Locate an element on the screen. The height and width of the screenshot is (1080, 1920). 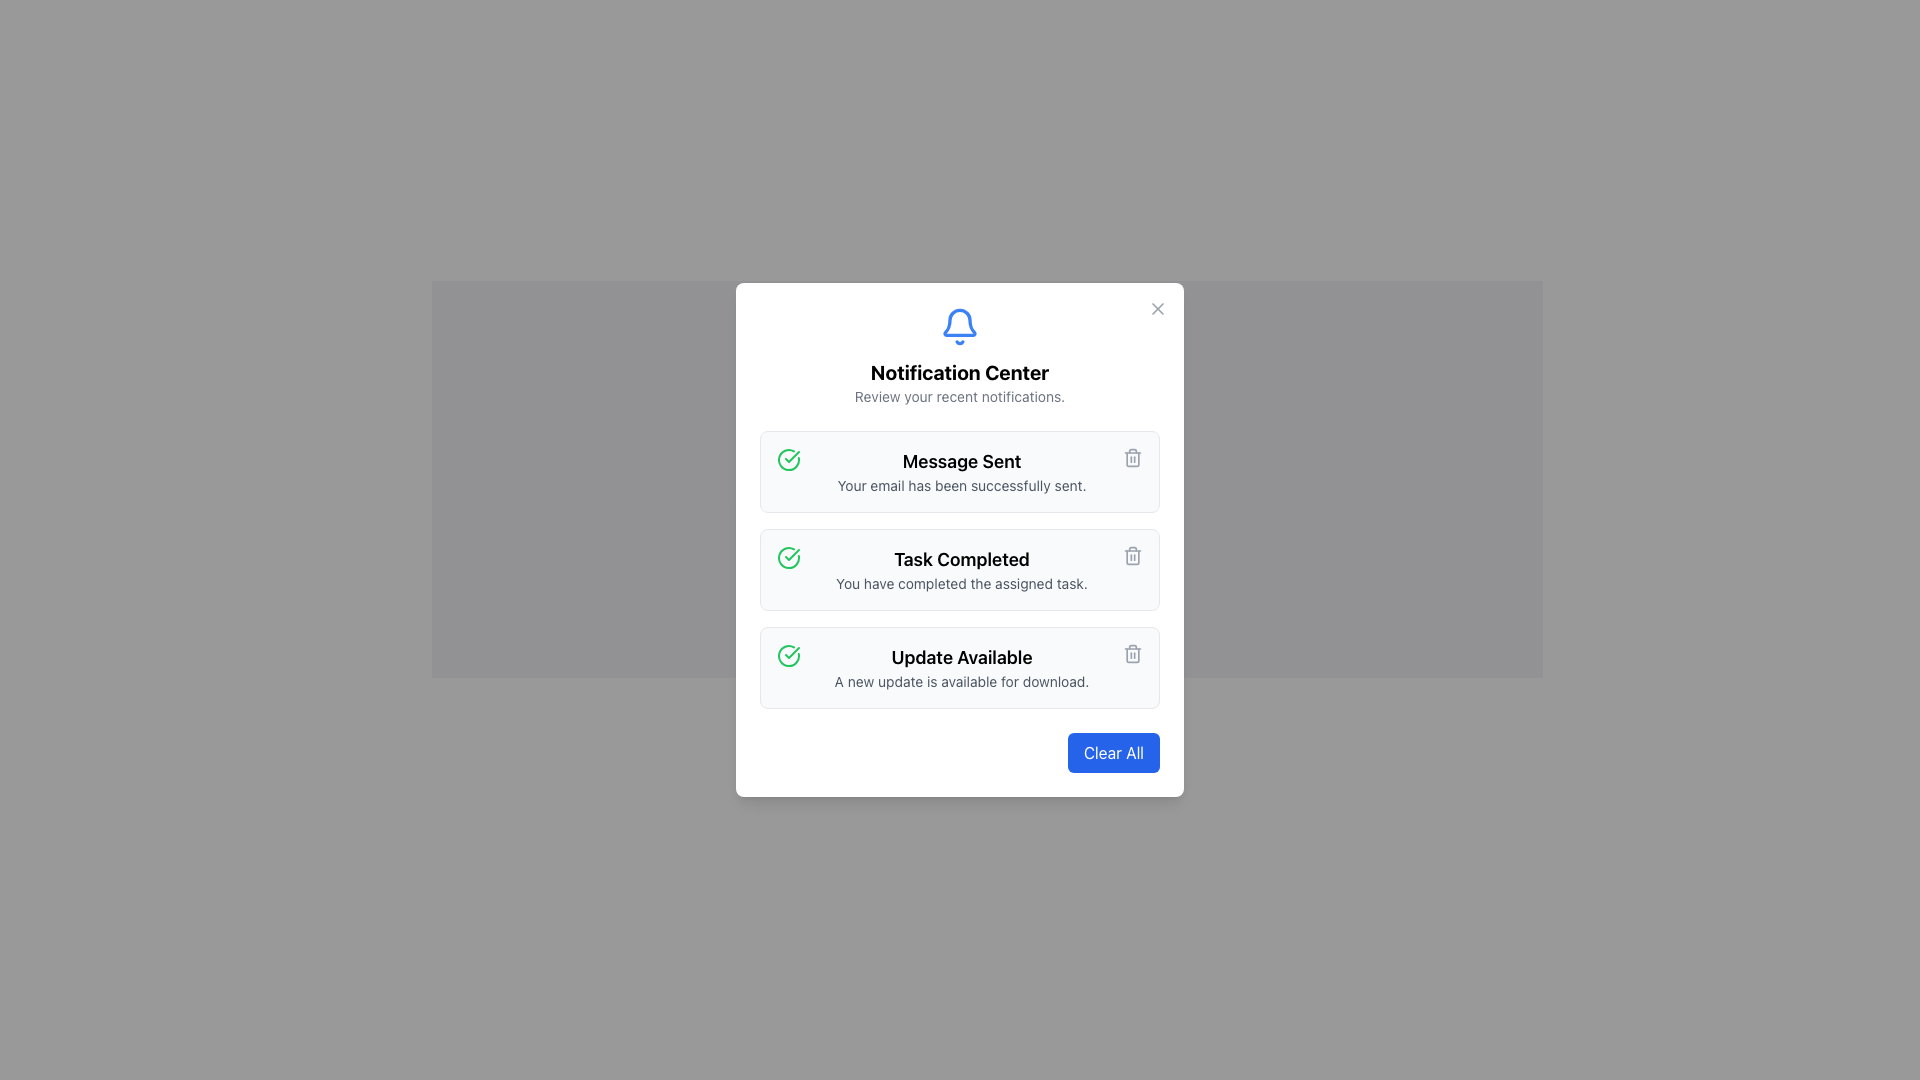
the green checkmark icon within a circular border, located to the left of the 'Message Sent' notification, vertically aligned with the text is located at coordinates (787, 459).